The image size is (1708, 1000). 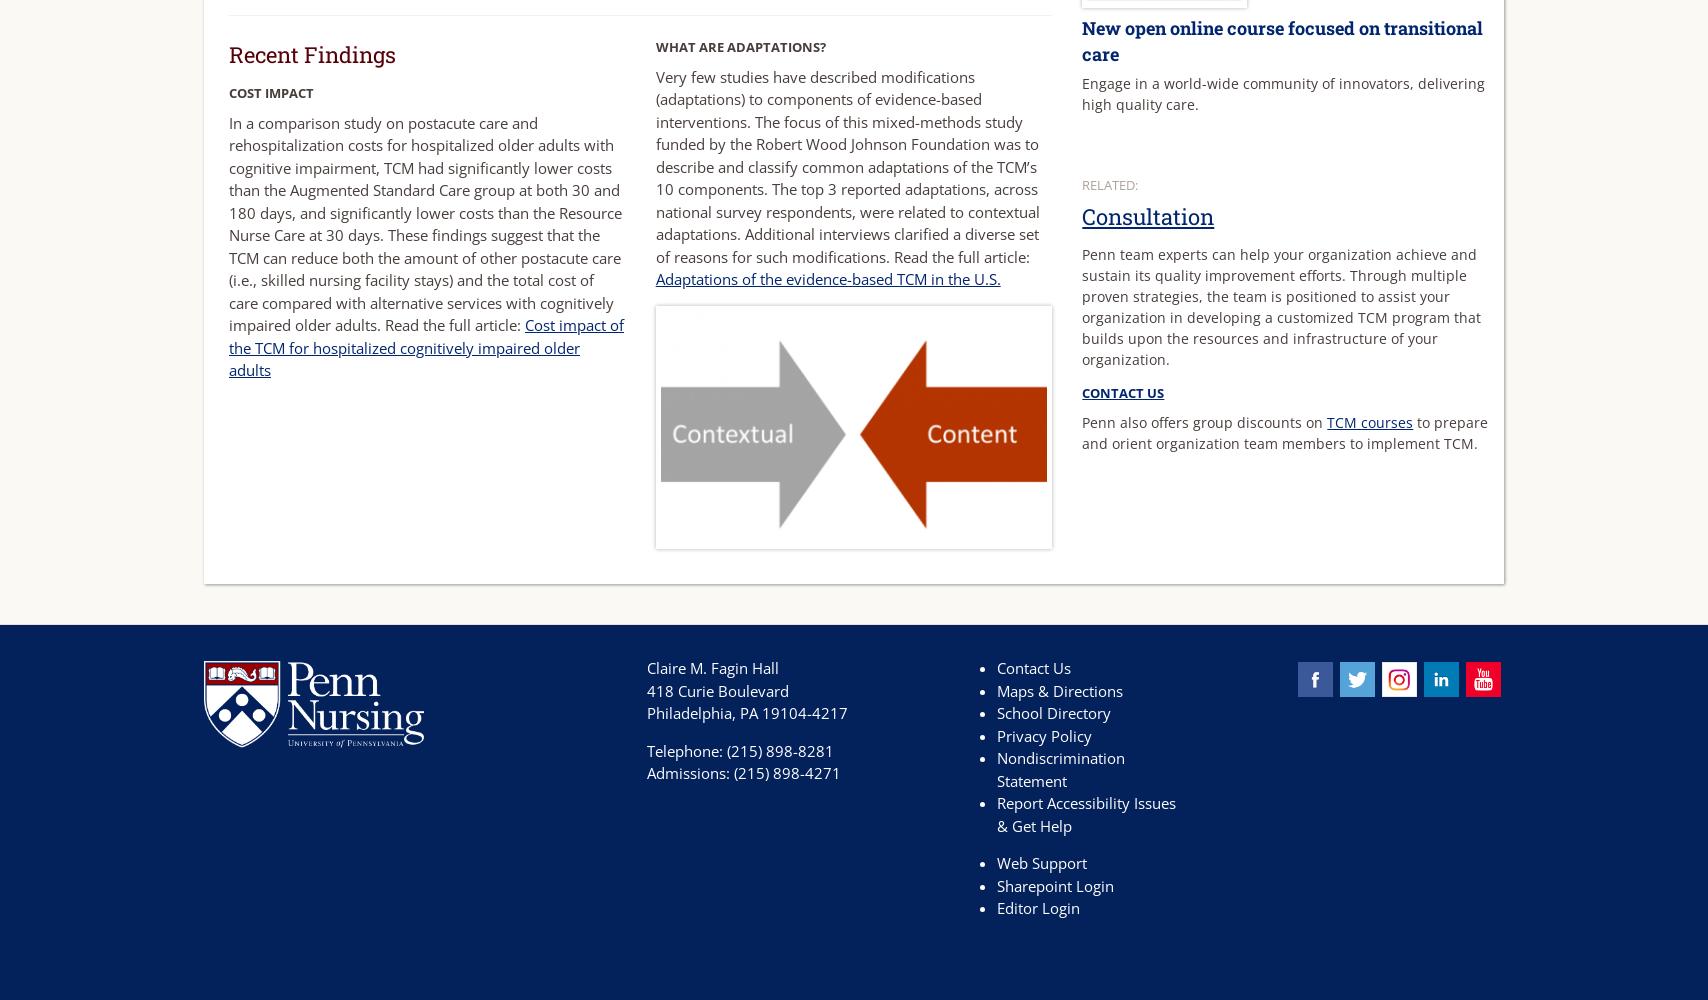 I want to click on 'Report Accessibility Issues & Get Help', so click(x=1085, y=813).